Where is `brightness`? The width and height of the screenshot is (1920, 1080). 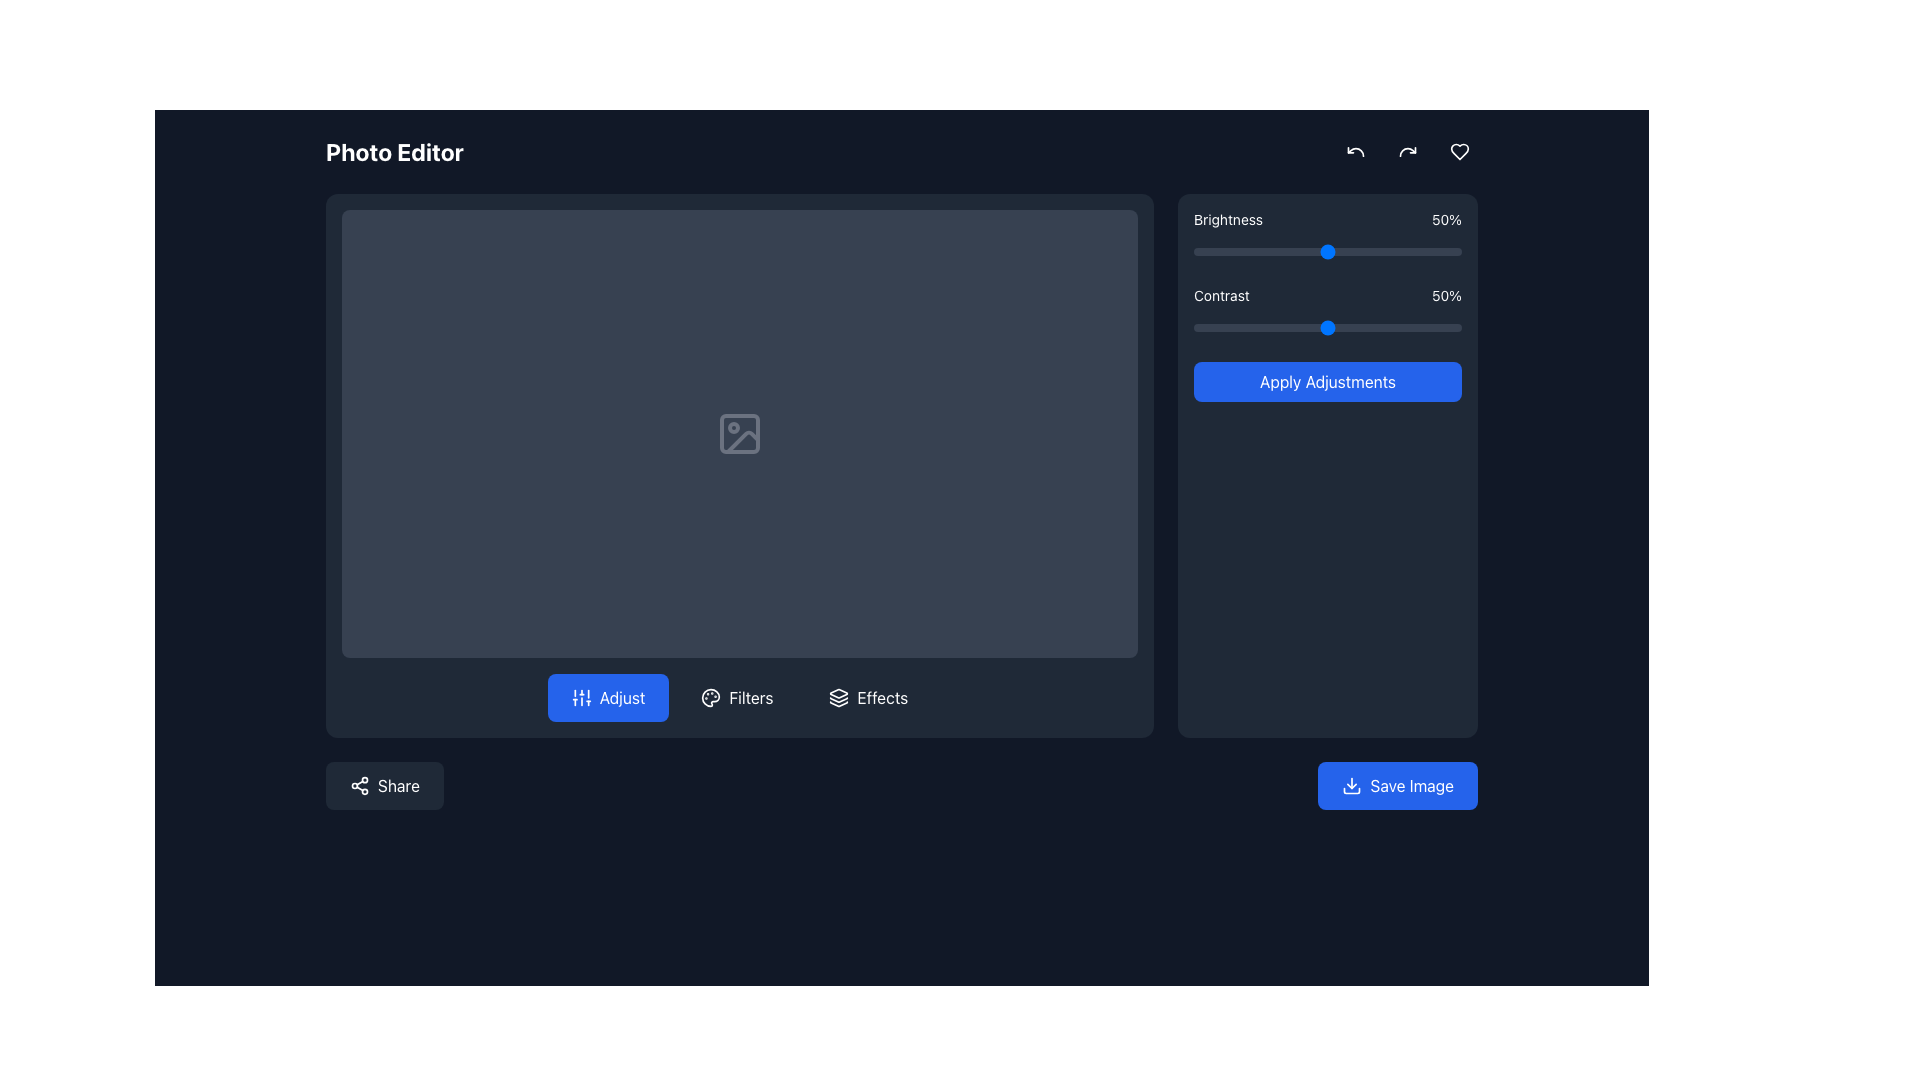
brightness is located at coordinates (1383, 250).